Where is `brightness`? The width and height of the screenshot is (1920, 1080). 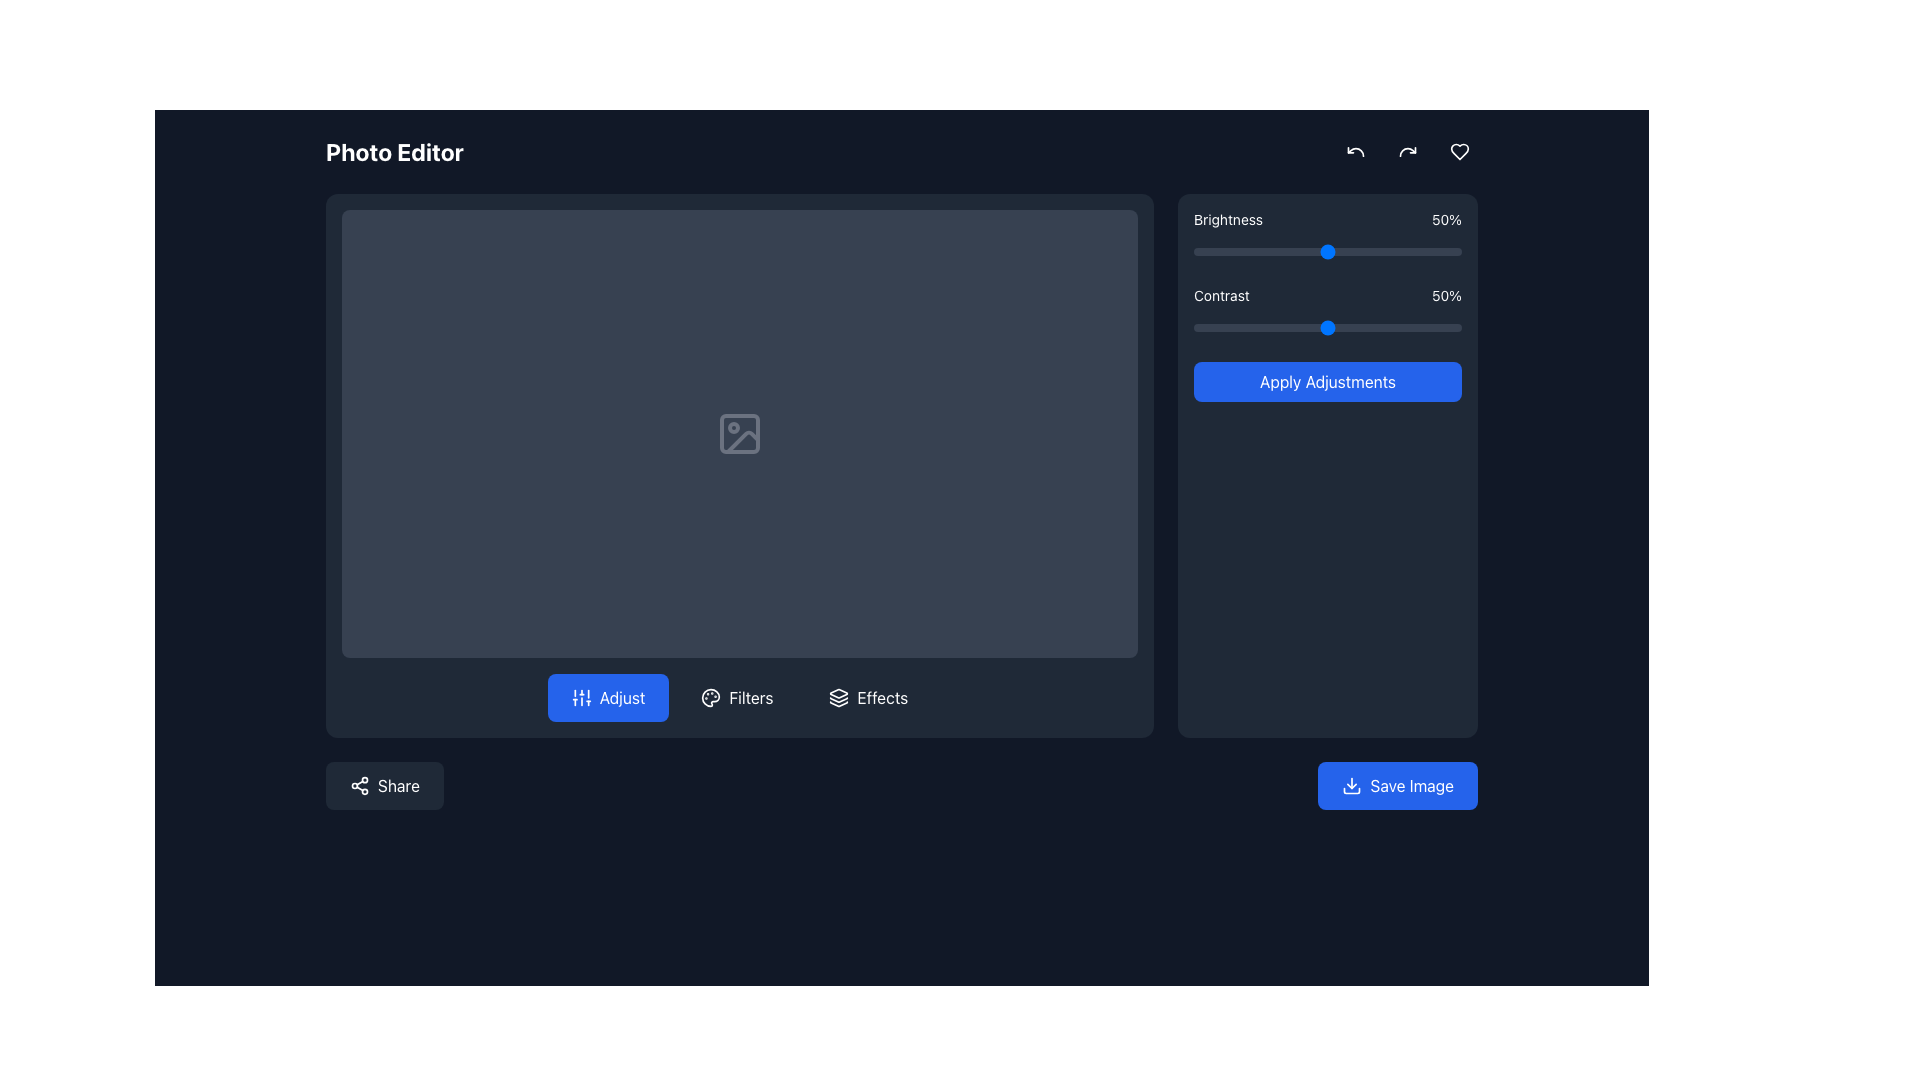
brightness is located at coordinates (1383, 250).